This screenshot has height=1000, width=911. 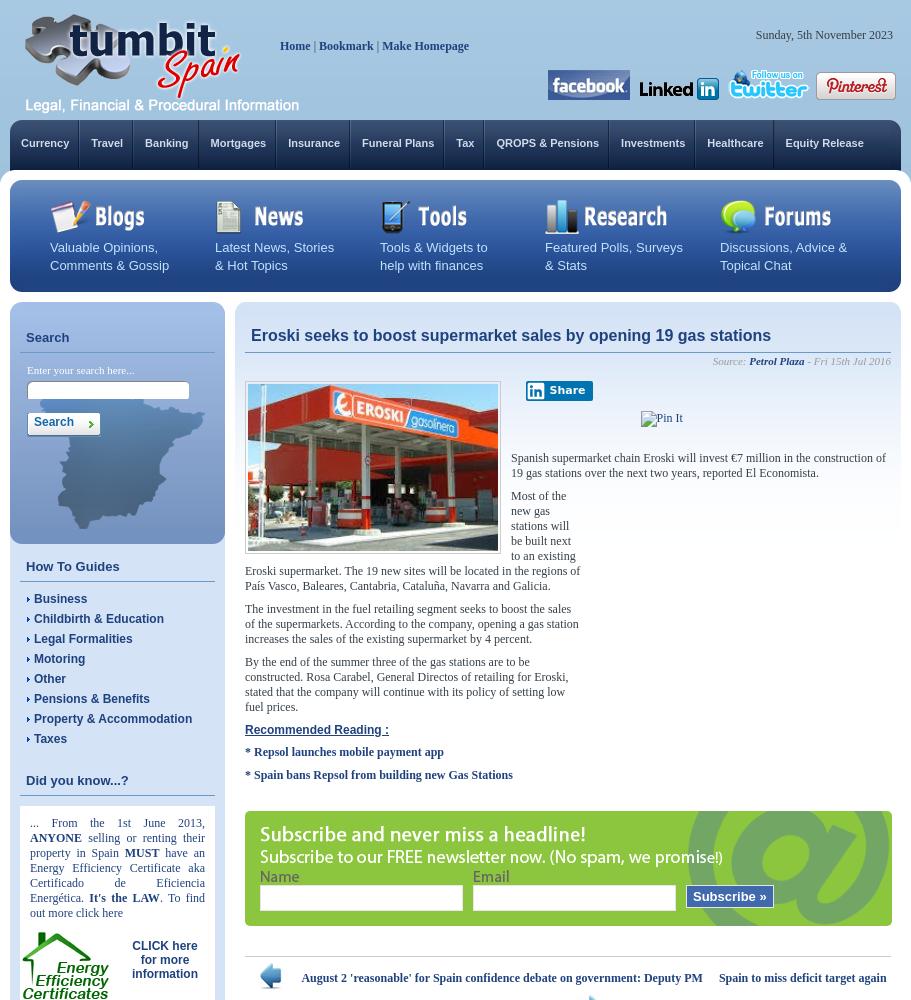 What do you see at coordinates (697, 464) in the screenshot?
I see `'Spanish supermarket chain Eroski will invest €7 million in the construction of 19 gas stations over the next two years, reported El Economista.'` at bounding box center [697, 464].